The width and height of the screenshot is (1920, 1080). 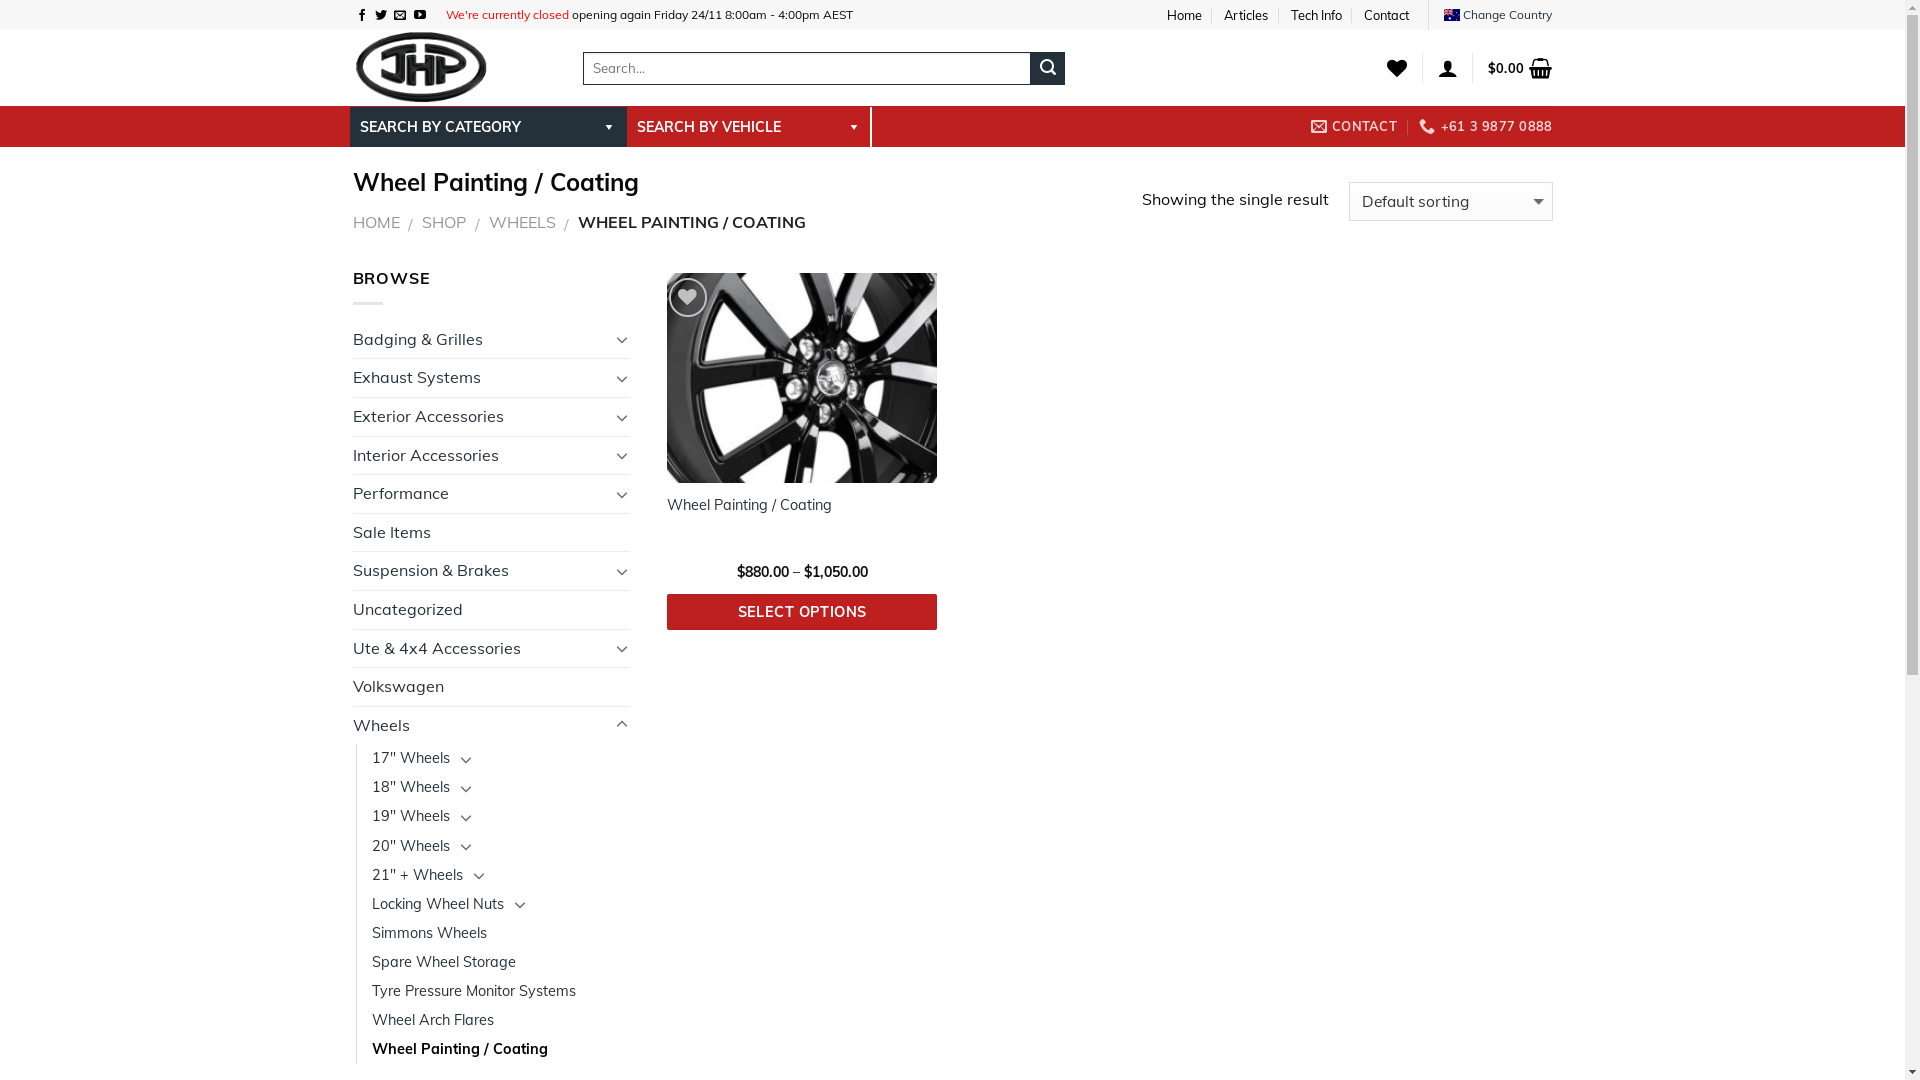 What do you see at coordinates (490, 685) in the screenshot?
I see `'Volkswagen'` at bounding box center [490, 685].